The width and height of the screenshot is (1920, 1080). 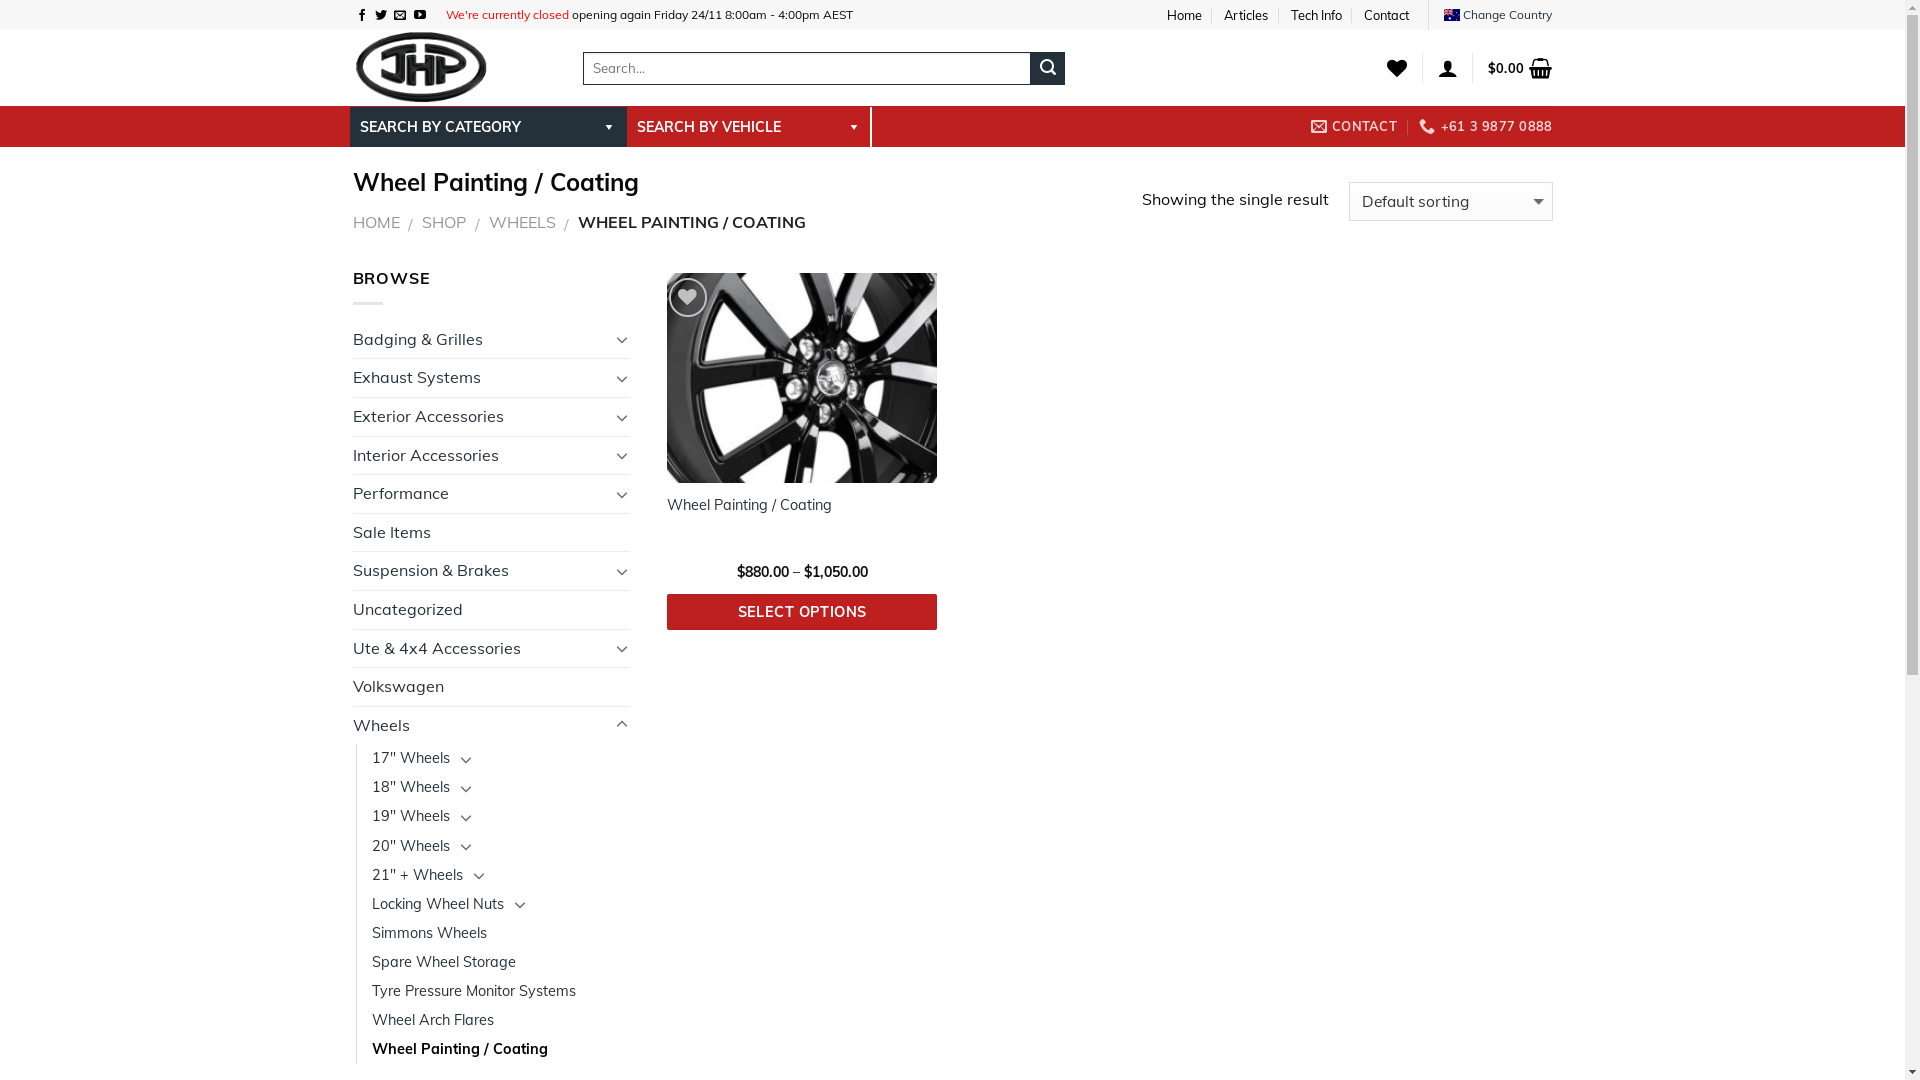 What do you see at coordinates (490, 685) in the screenshot?
I see `'Volkswagen'` at bounding box center [490, 685].